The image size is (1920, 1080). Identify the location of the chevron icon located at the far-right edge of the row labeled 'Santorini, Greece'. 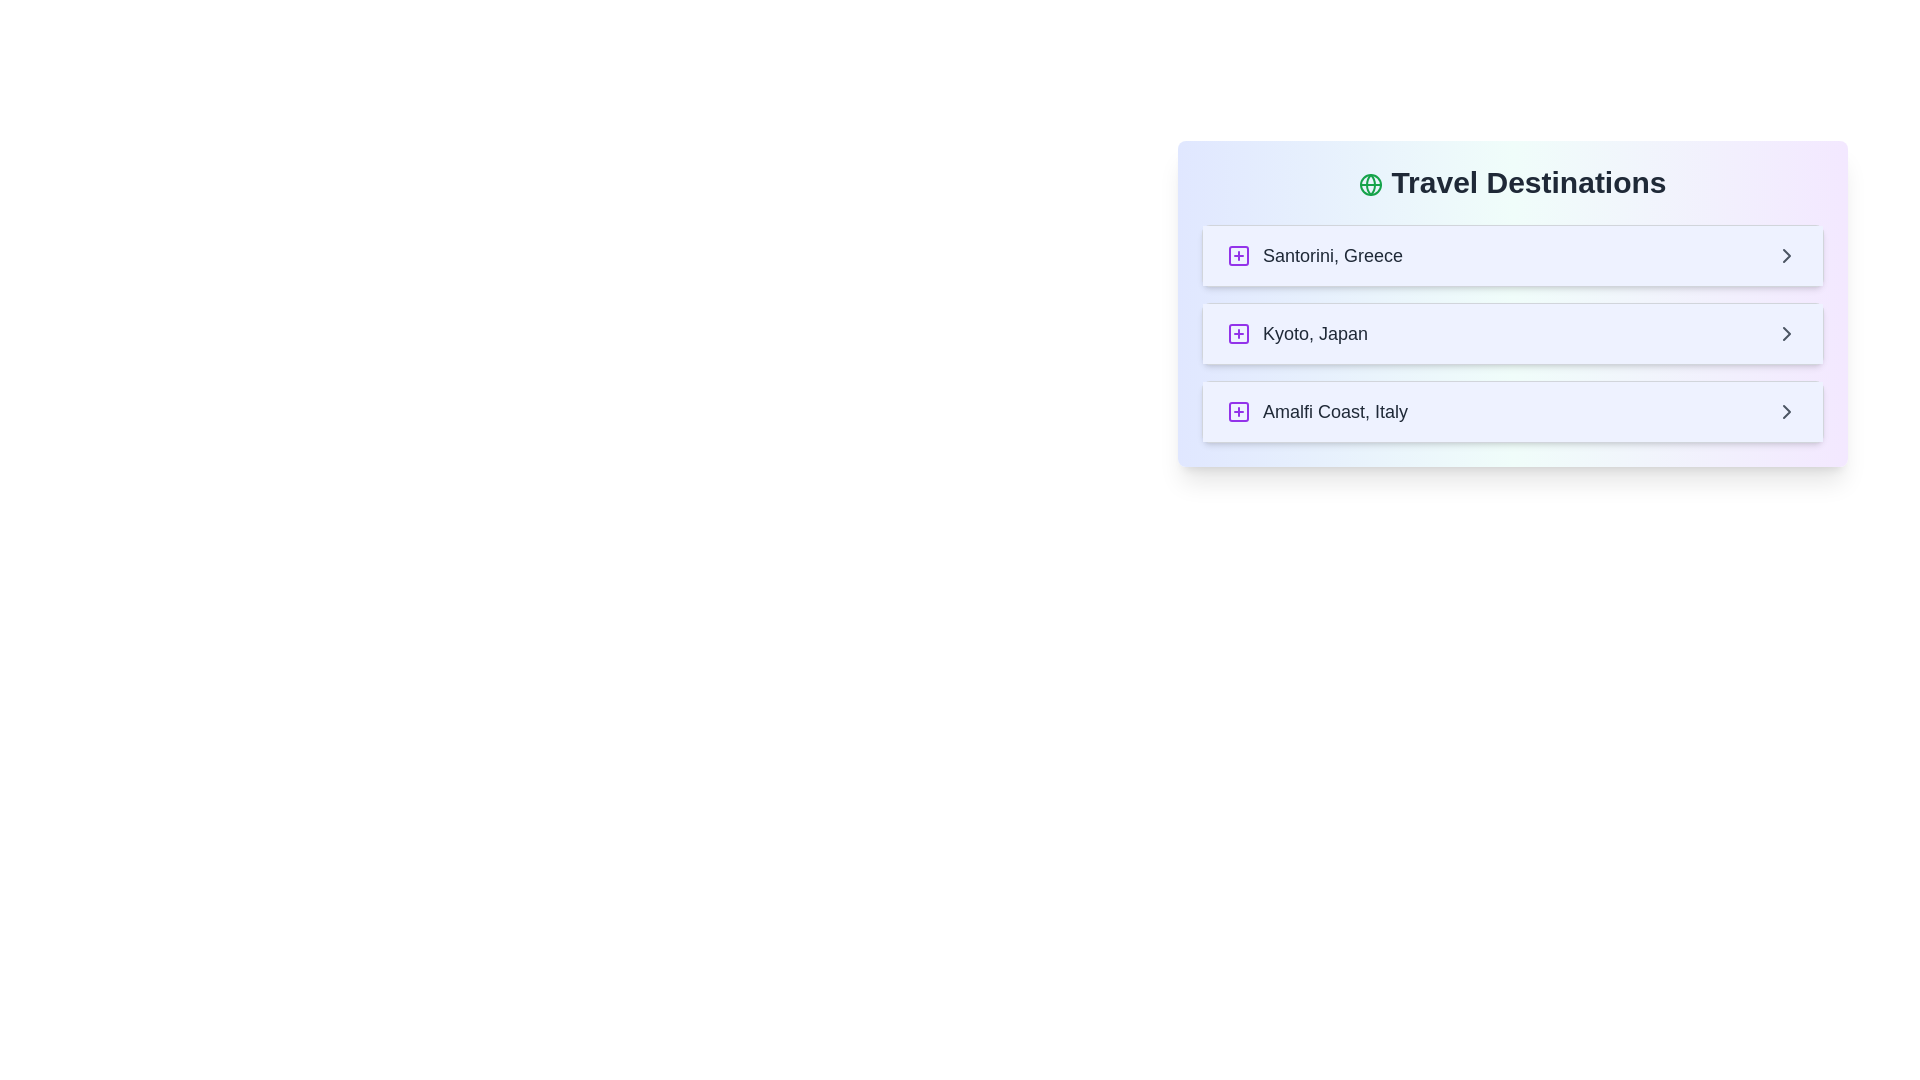
(1786, 254).